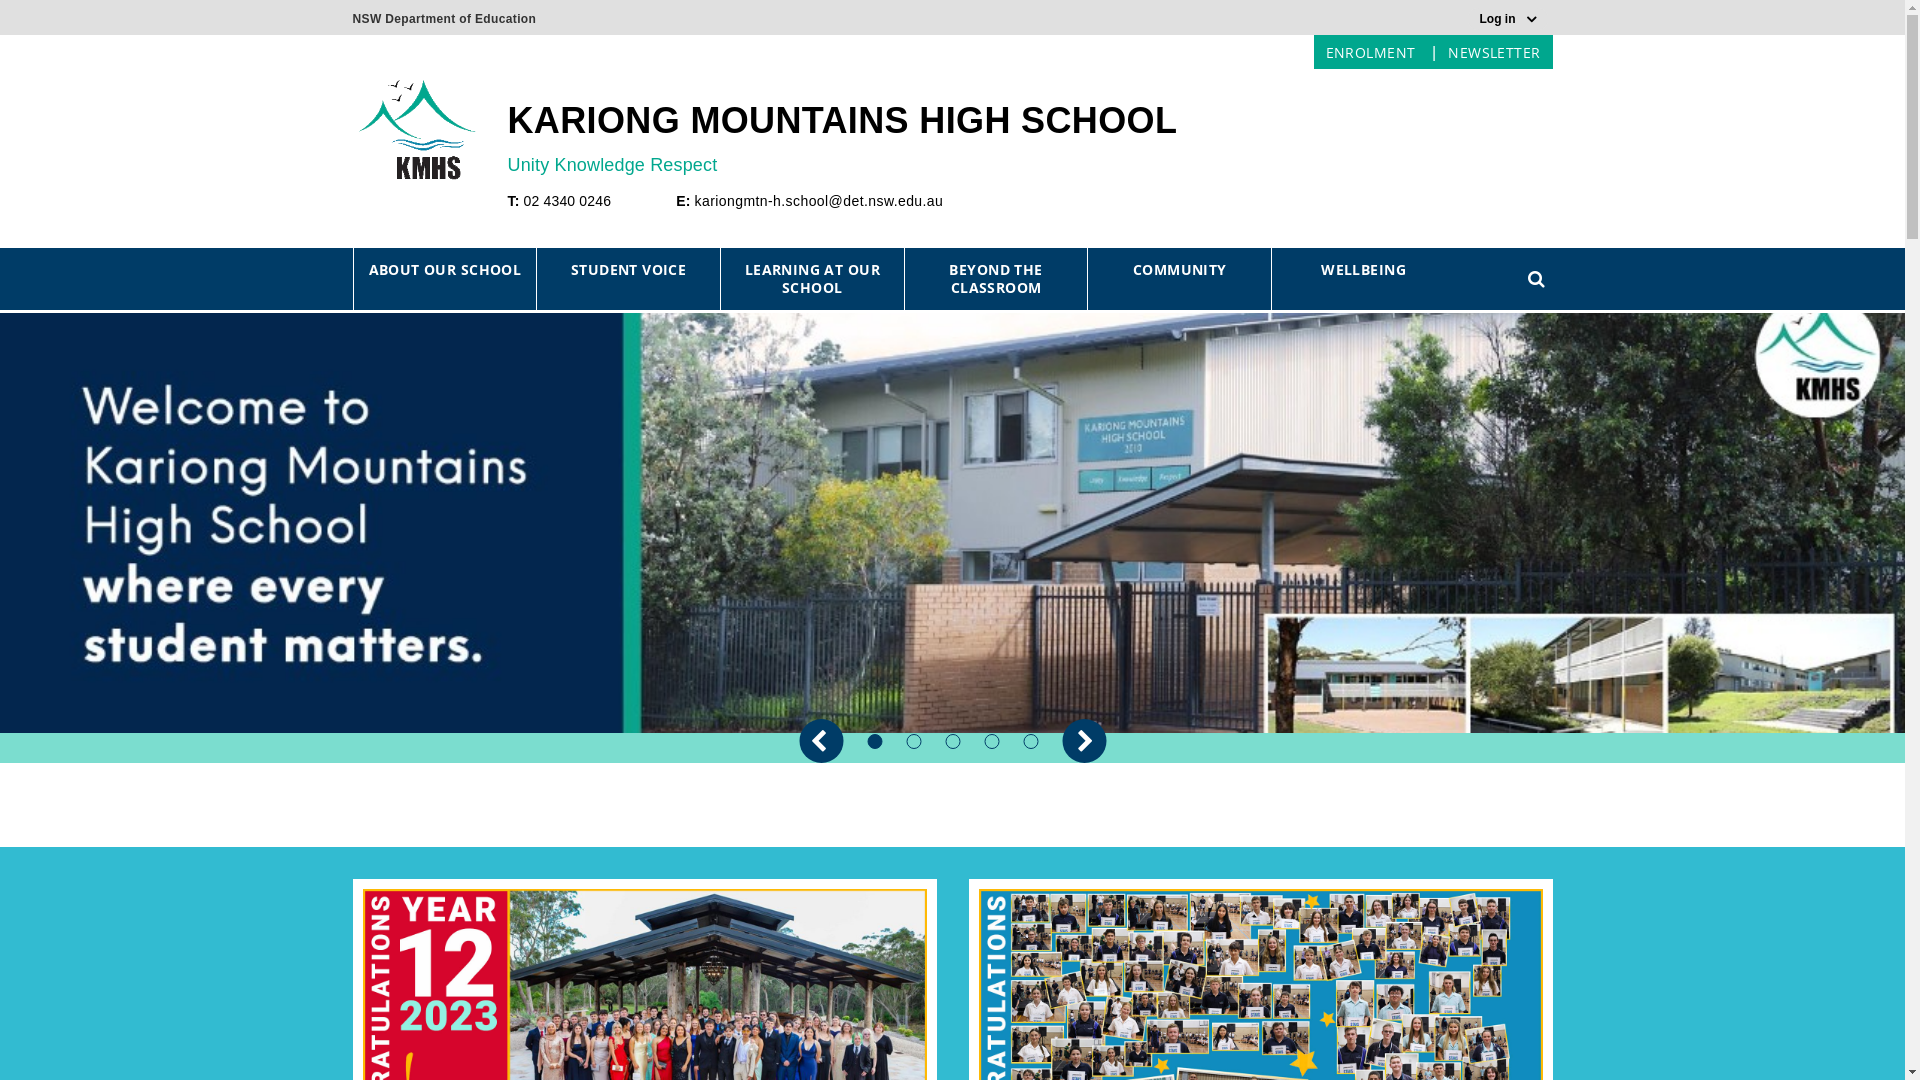 This screenshot has width=1920, height=1080. I want to click on 'kariongmtn-h.school@det.nsw.edu.au', so click(819, 200).